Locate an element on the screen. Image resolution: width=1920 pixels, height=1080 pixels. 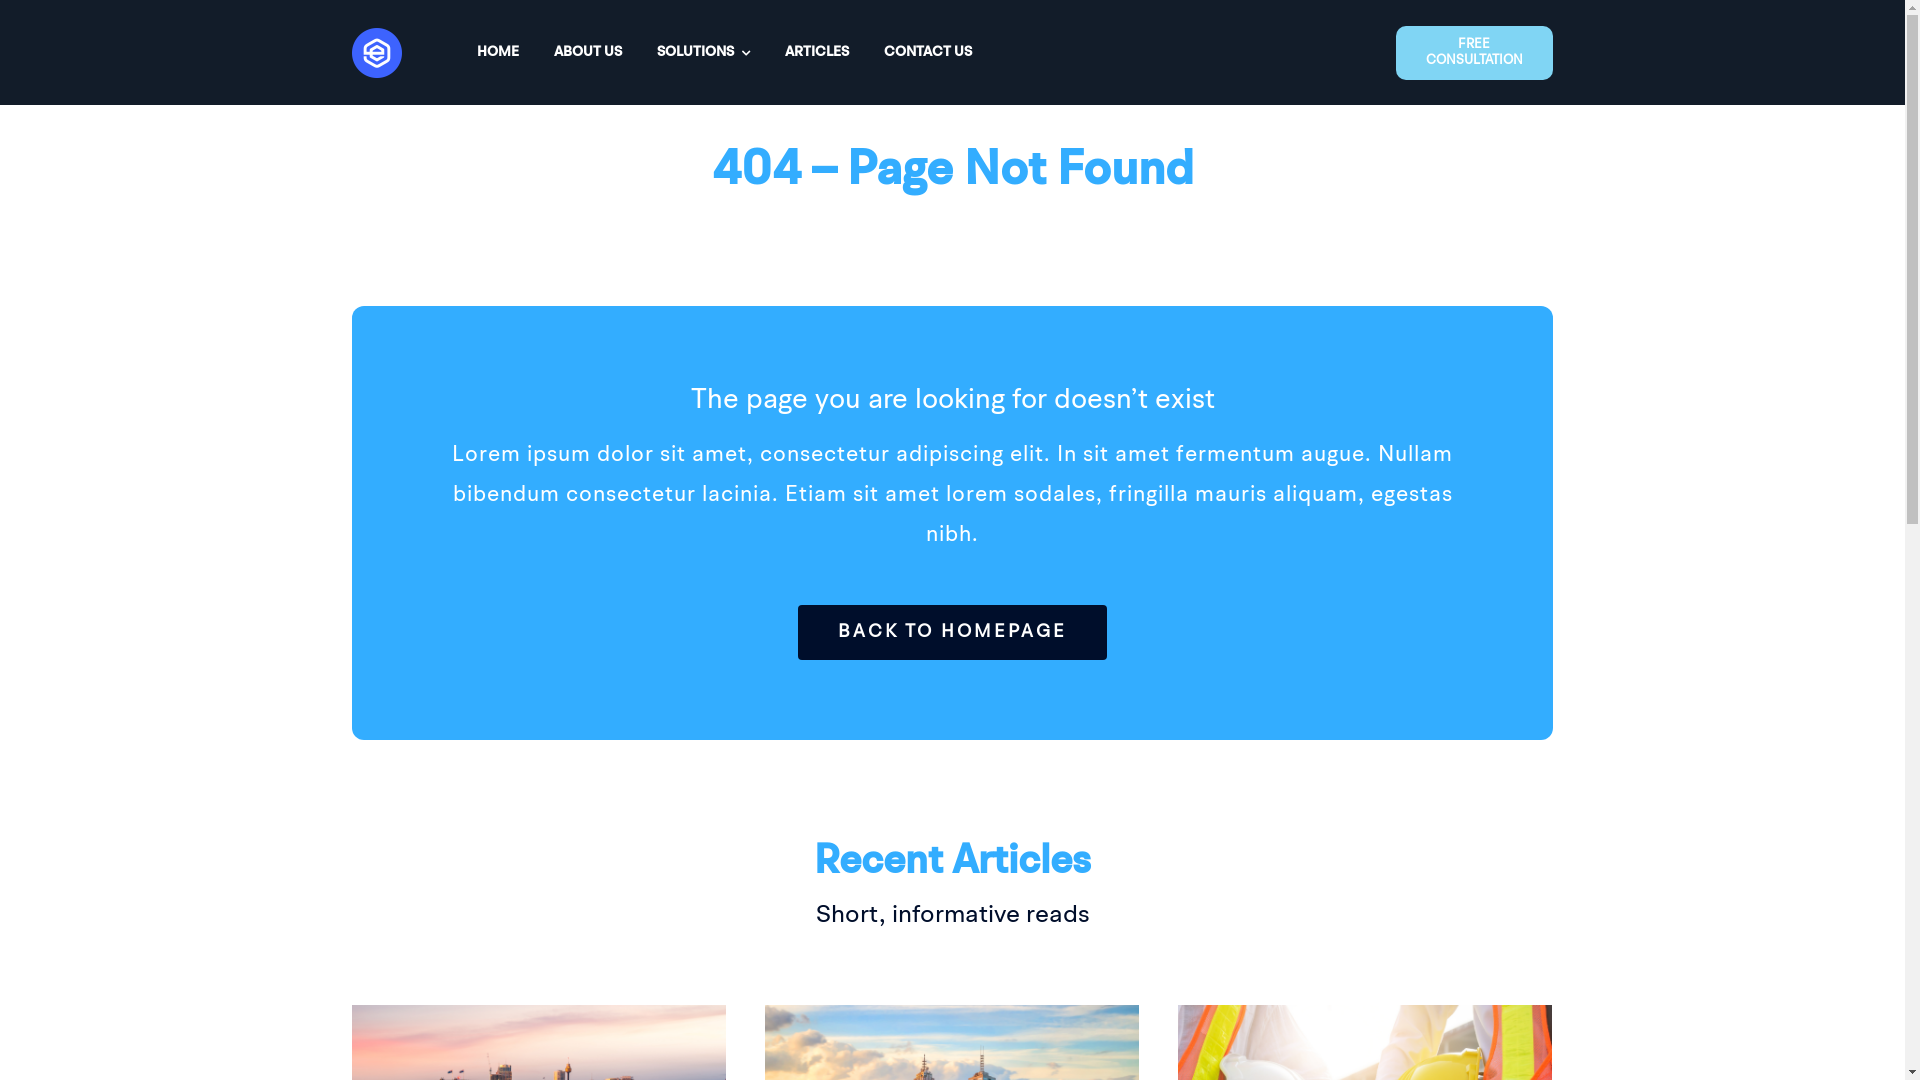
'FREE CONSULTATION' is located at coordinates (1474, 52).